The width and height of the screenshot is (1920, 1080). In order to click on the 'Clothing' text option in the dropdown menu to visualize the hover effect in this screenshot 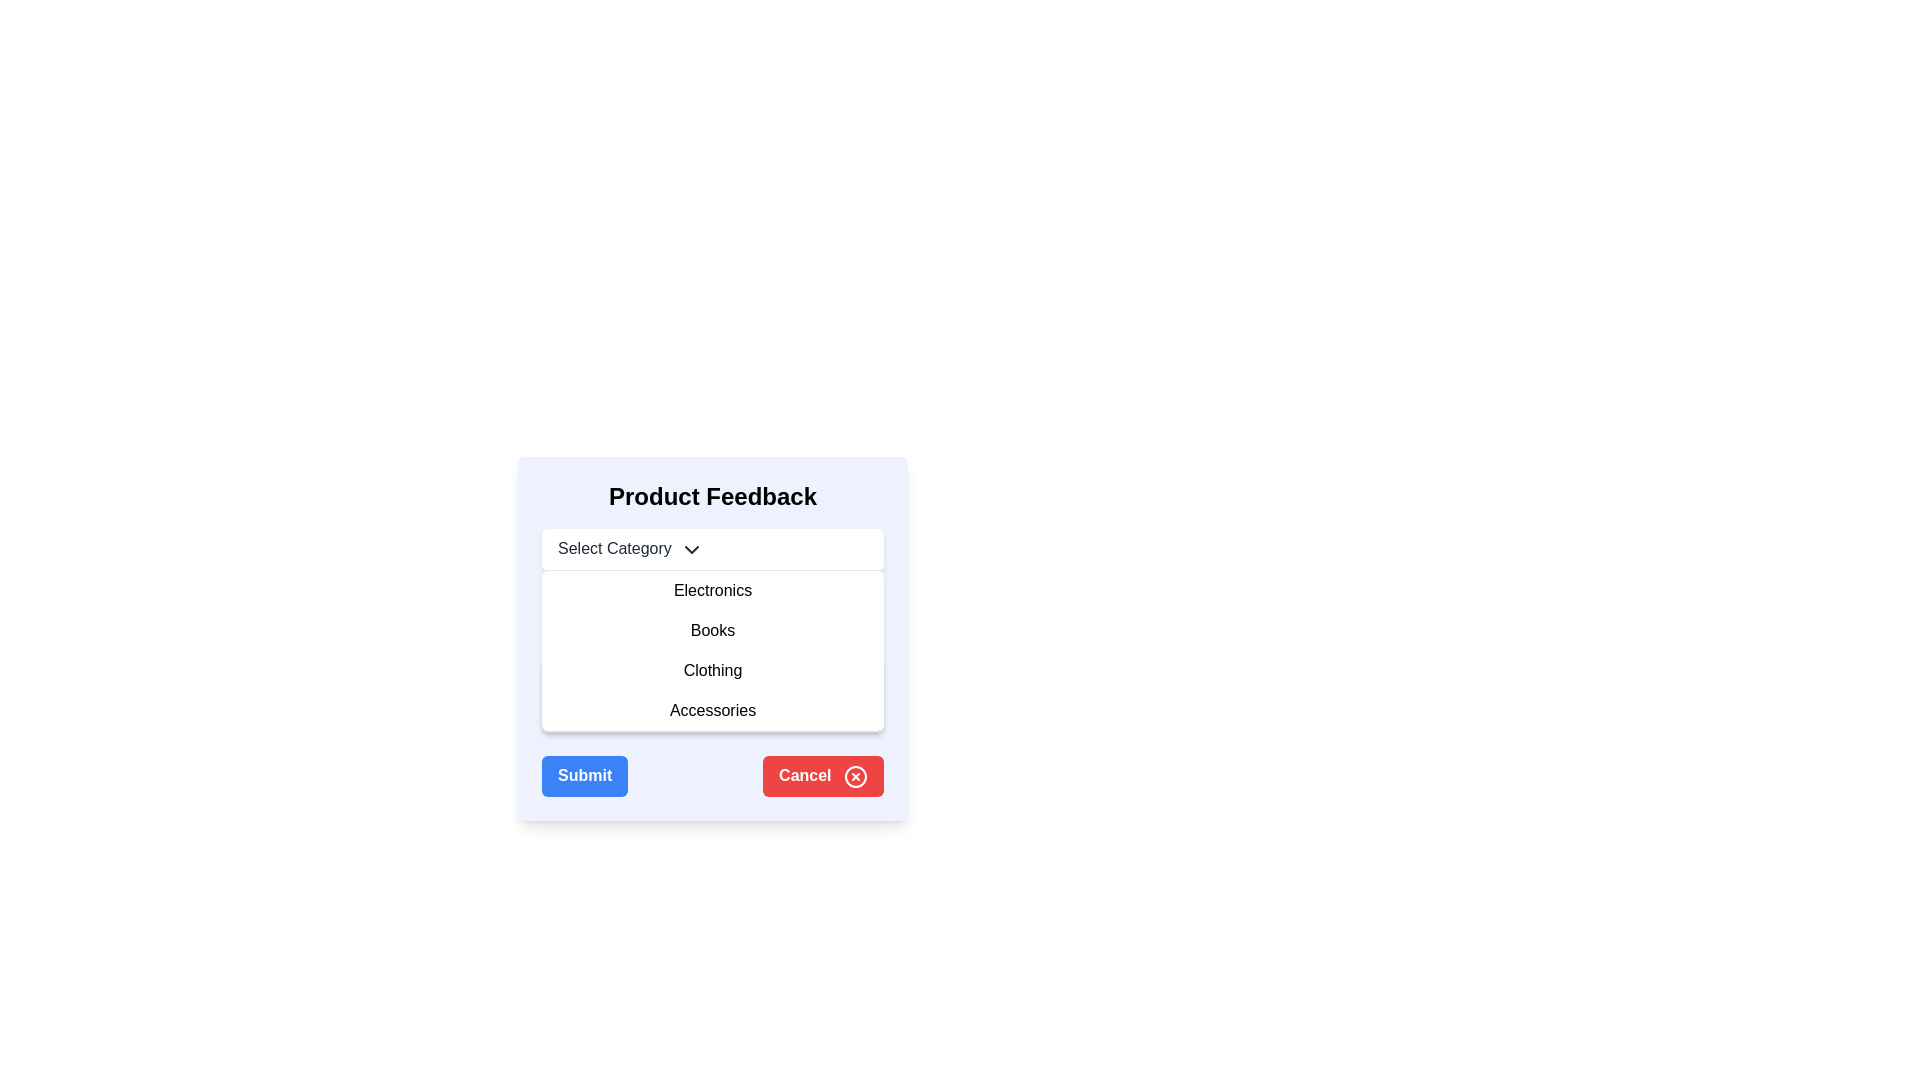, I will do `click(713, 670)`.